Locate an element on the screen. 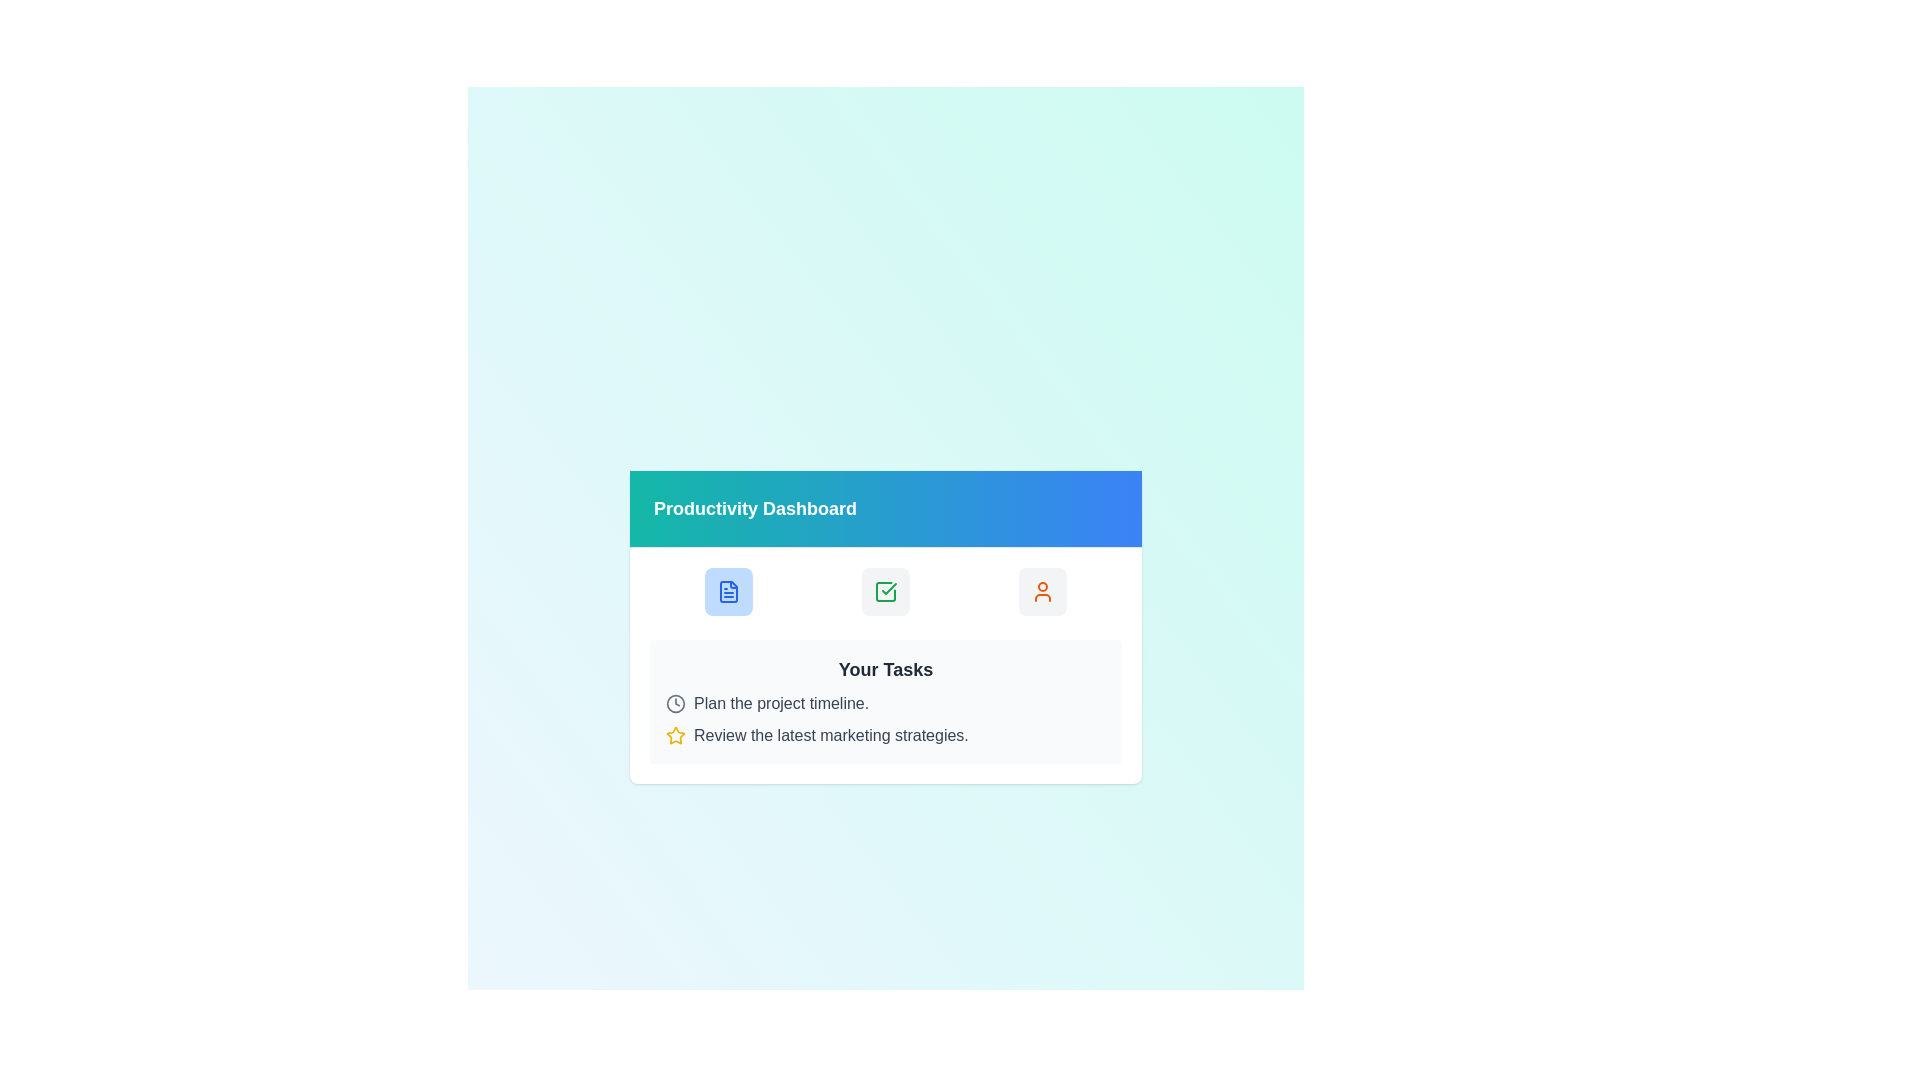 This screenshot has width=1920, height=1080. the middle icon, which has a green square outline with a checkmark inside, located under the 'Productivity Dashboard' is located at coordinates (884, 590).